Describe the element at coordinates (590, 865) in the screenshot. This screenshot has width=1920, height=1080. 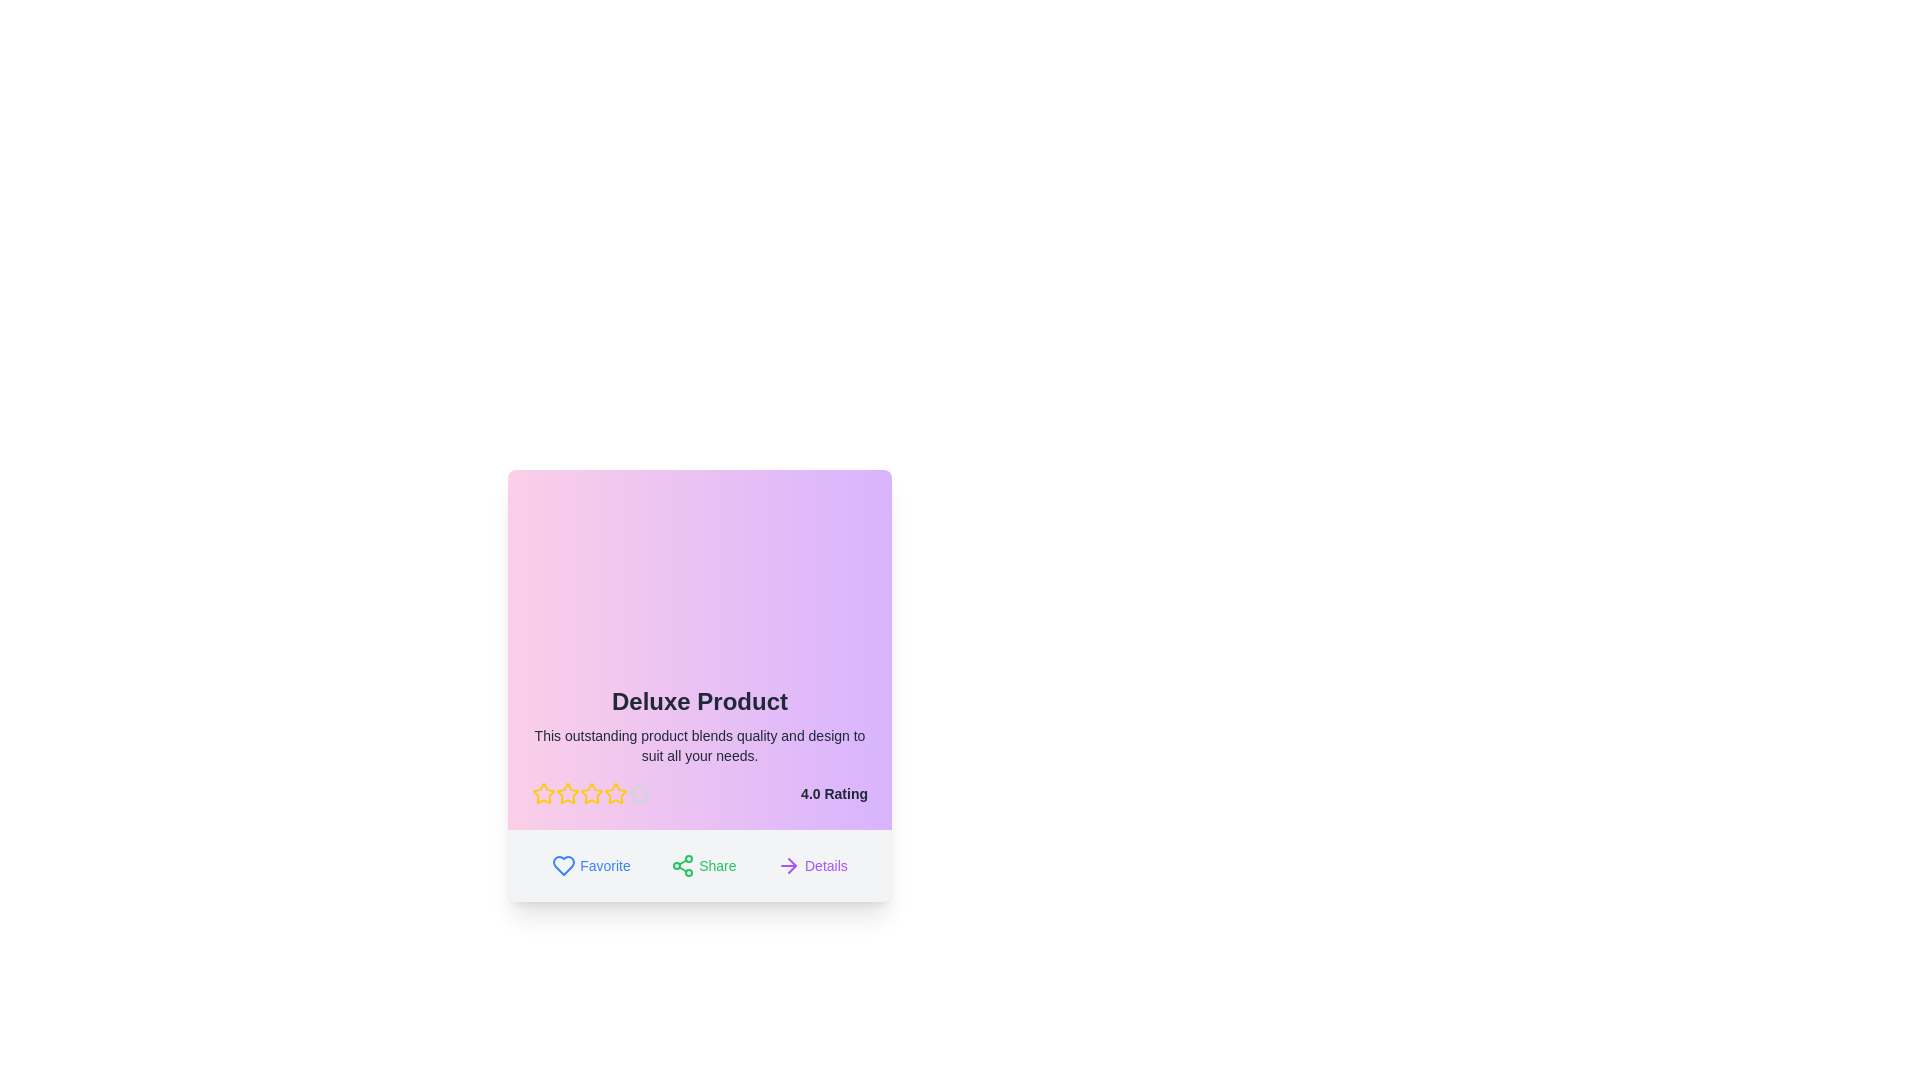
I see `the 'Favorite' button, which features a blue heart icon and the word 'Favorite' in blue text, located at the bottom of the card to mark it as favorite` at that location.